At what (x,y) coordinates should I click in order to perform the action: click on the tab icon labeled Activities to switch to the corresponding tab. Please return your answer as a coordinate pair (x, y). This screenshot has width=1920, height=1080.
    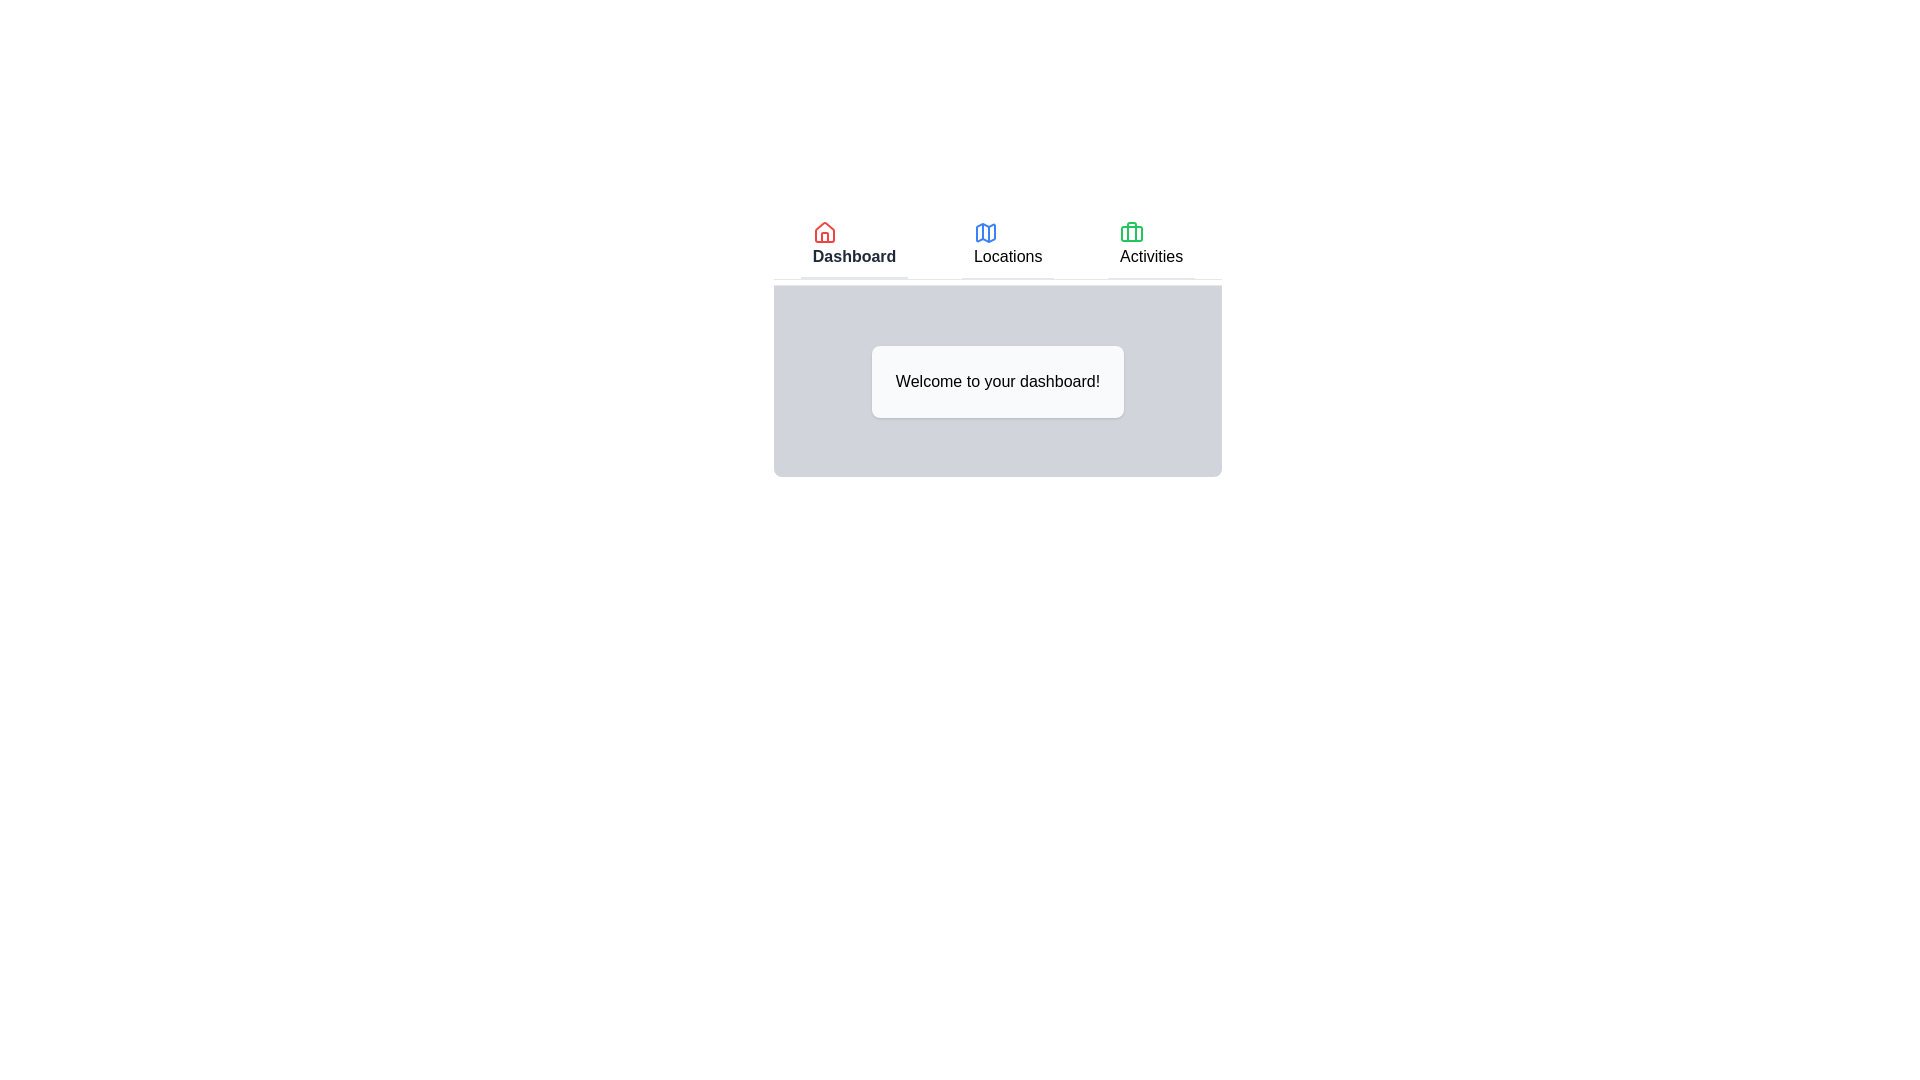
    Looking at the image, I should click on (1132, 231).